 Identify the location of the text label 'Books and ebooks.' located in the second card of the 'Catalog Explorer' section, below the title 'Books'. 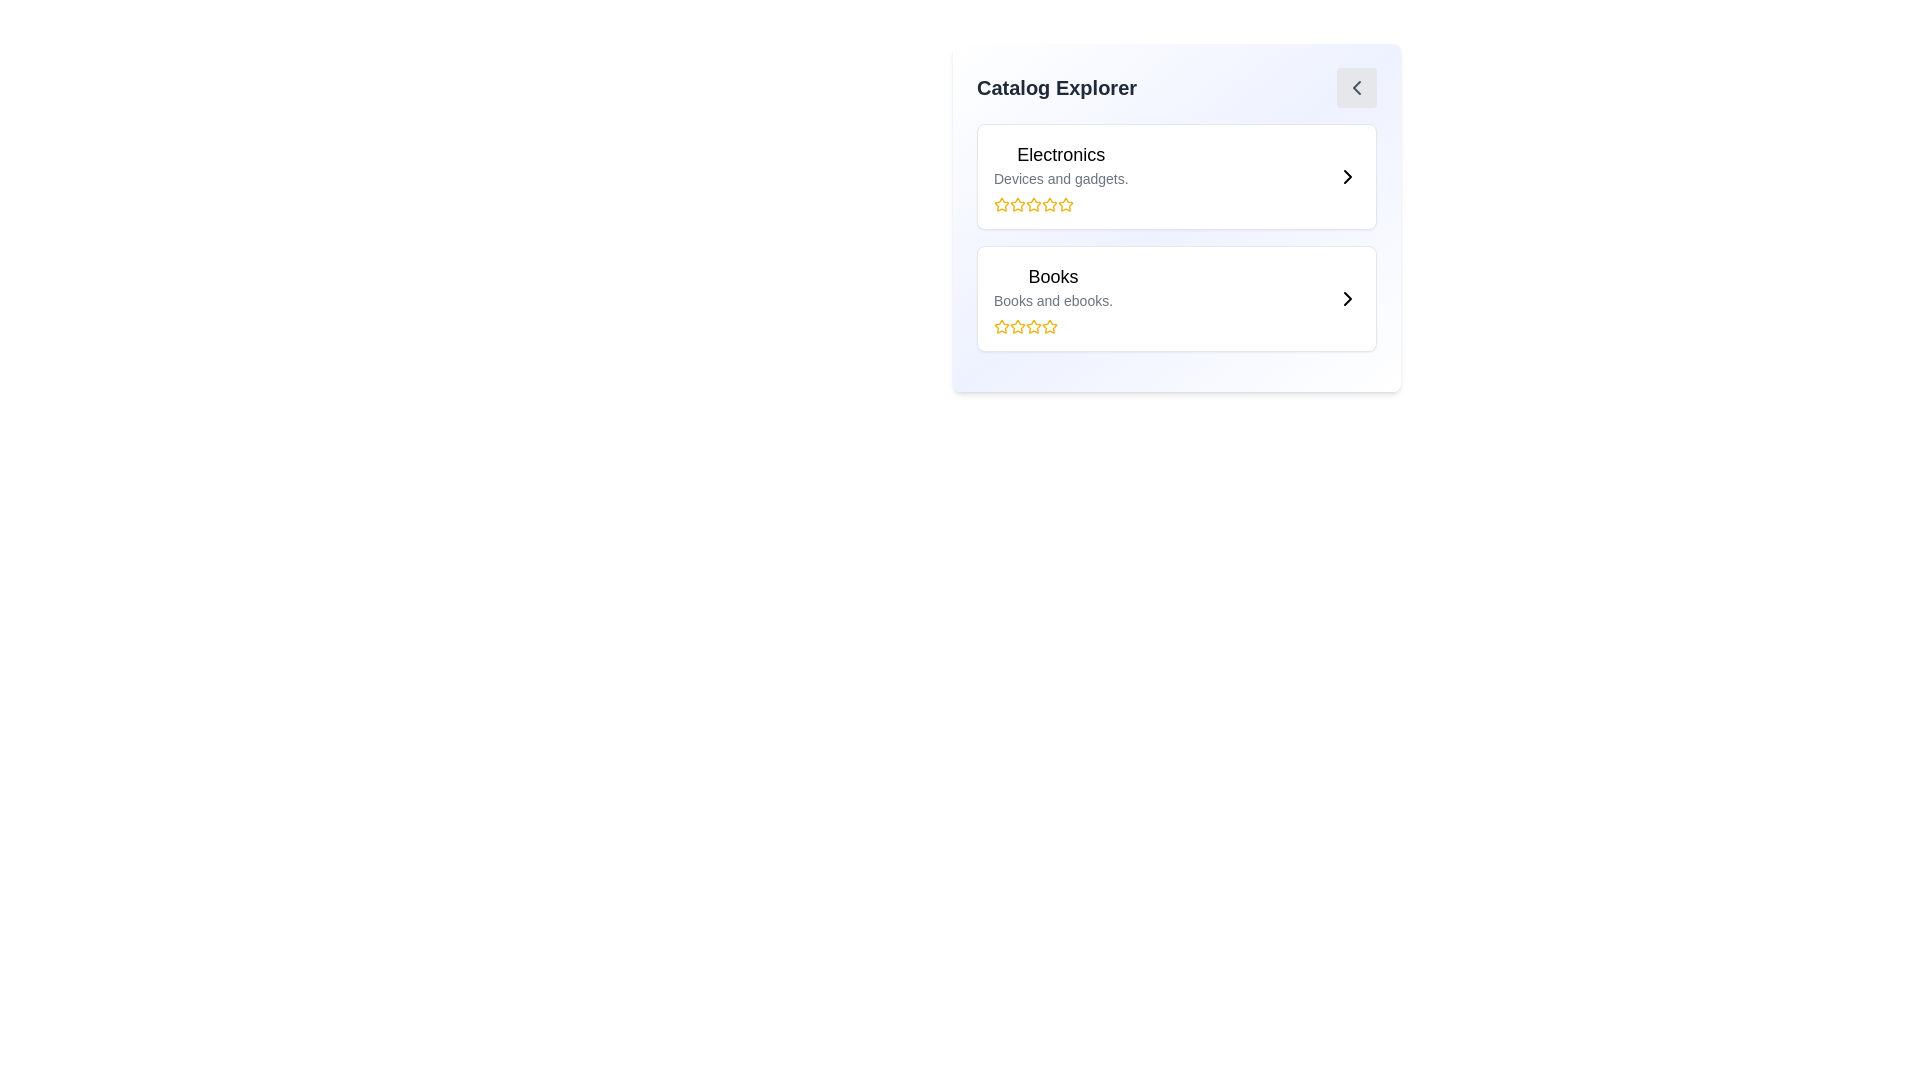
(1052, 300).